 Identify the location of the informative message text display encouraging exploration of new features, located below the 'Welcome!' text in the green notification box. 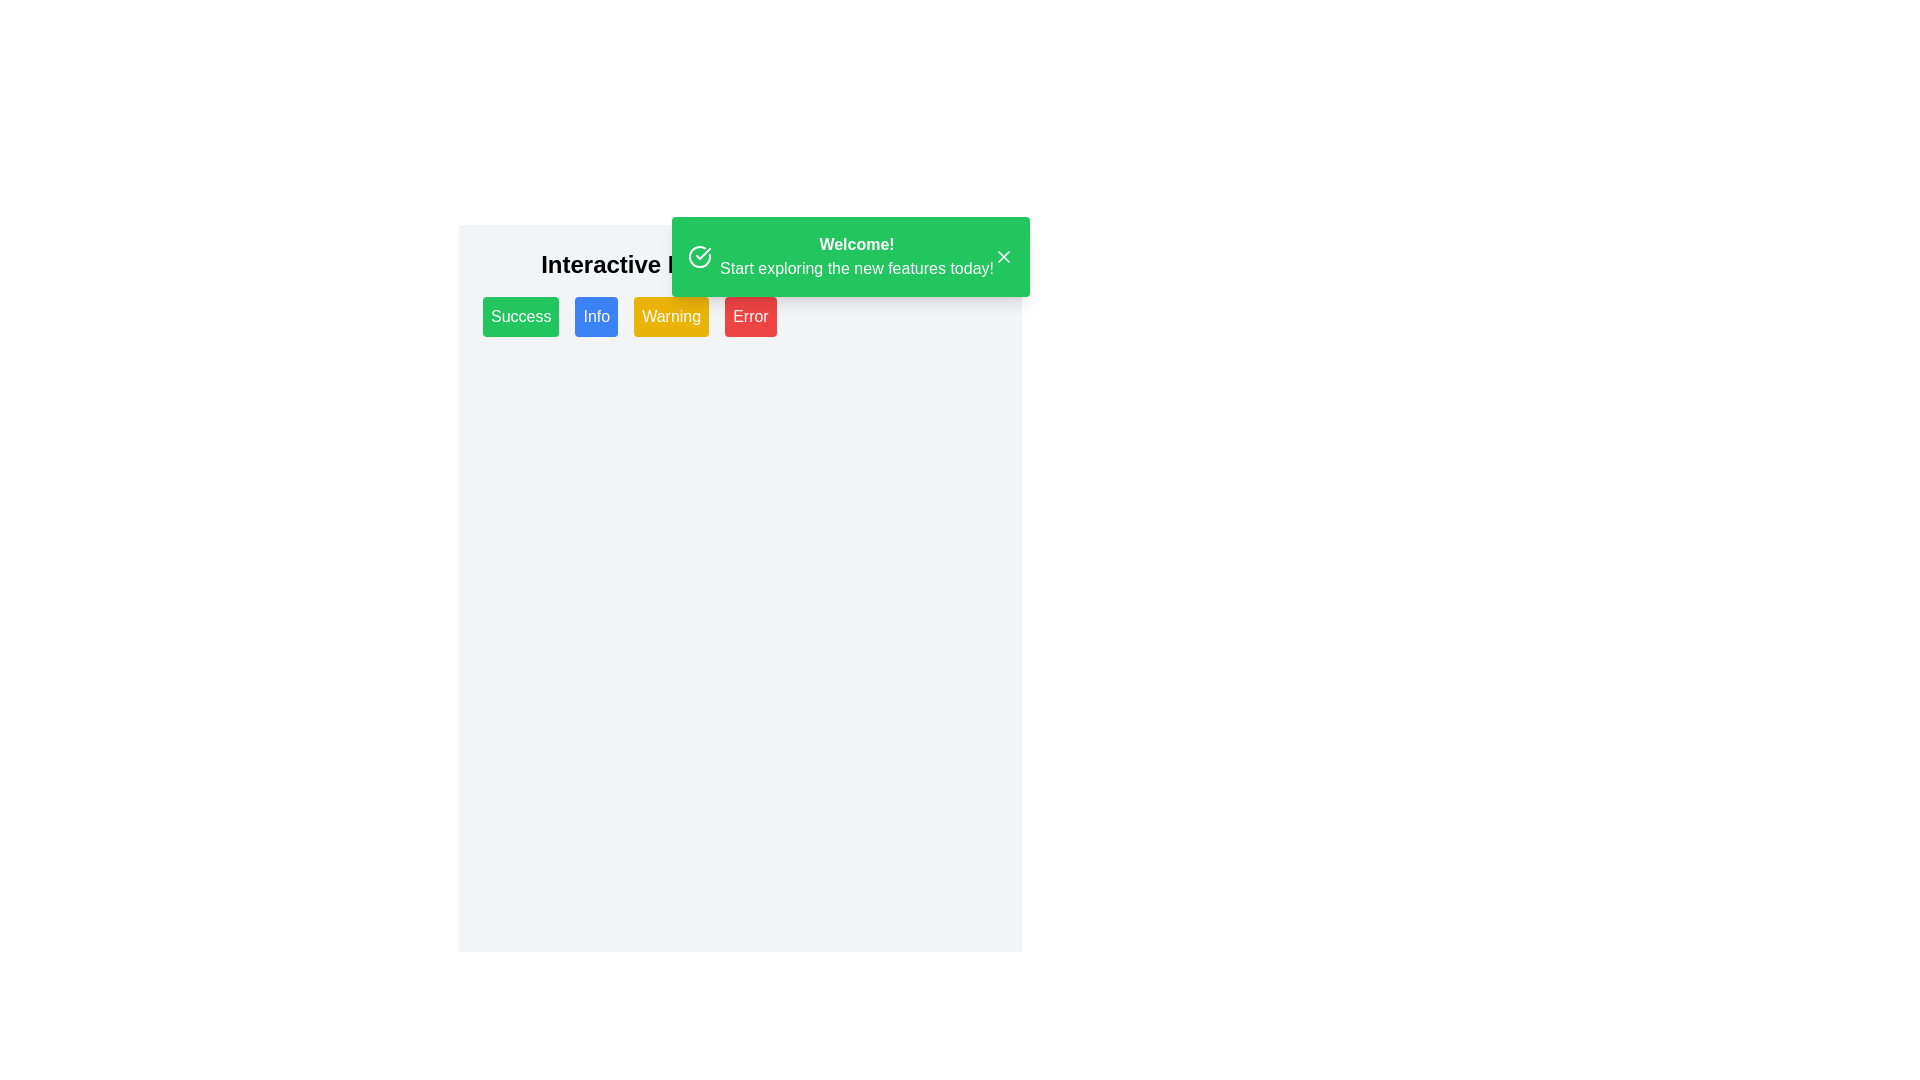
(857, 268).